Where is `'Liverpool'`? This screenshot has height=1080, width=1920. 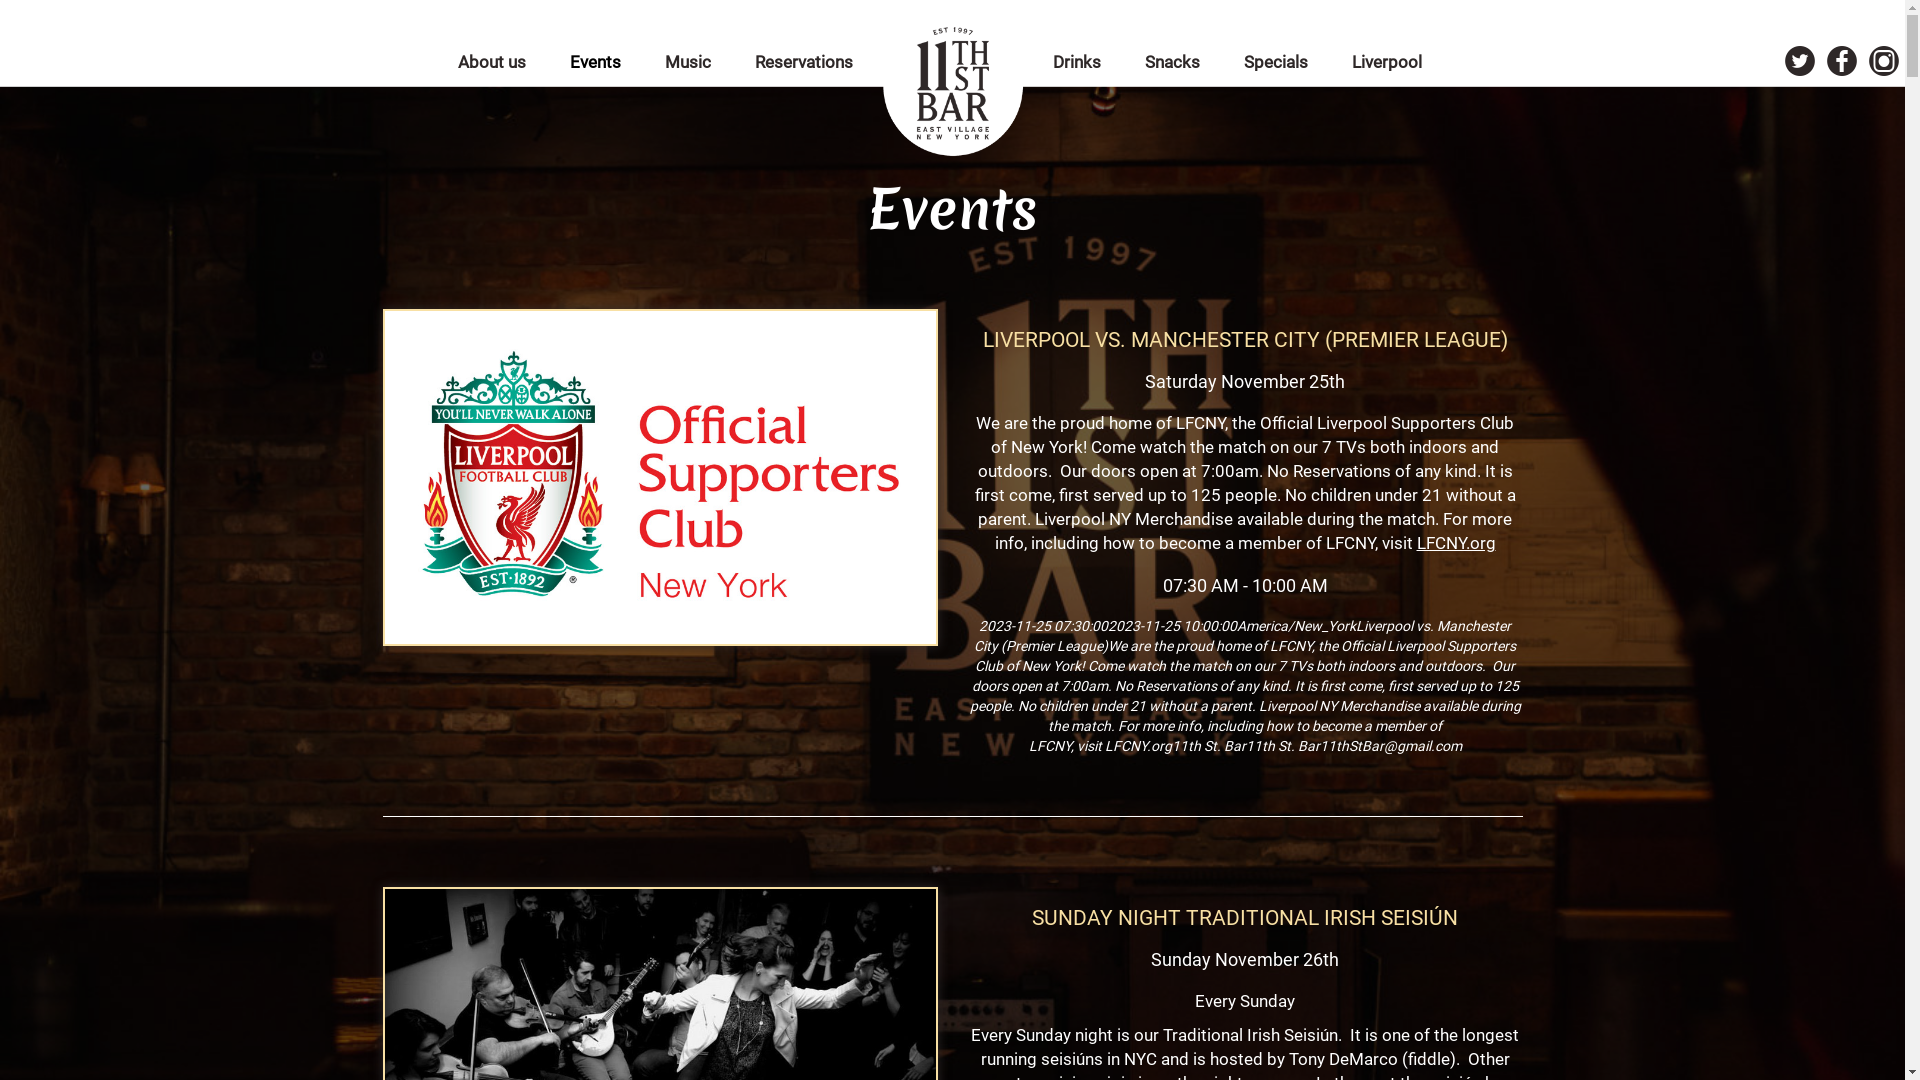
'Liverpool' is located at coordinates (1386, 60).